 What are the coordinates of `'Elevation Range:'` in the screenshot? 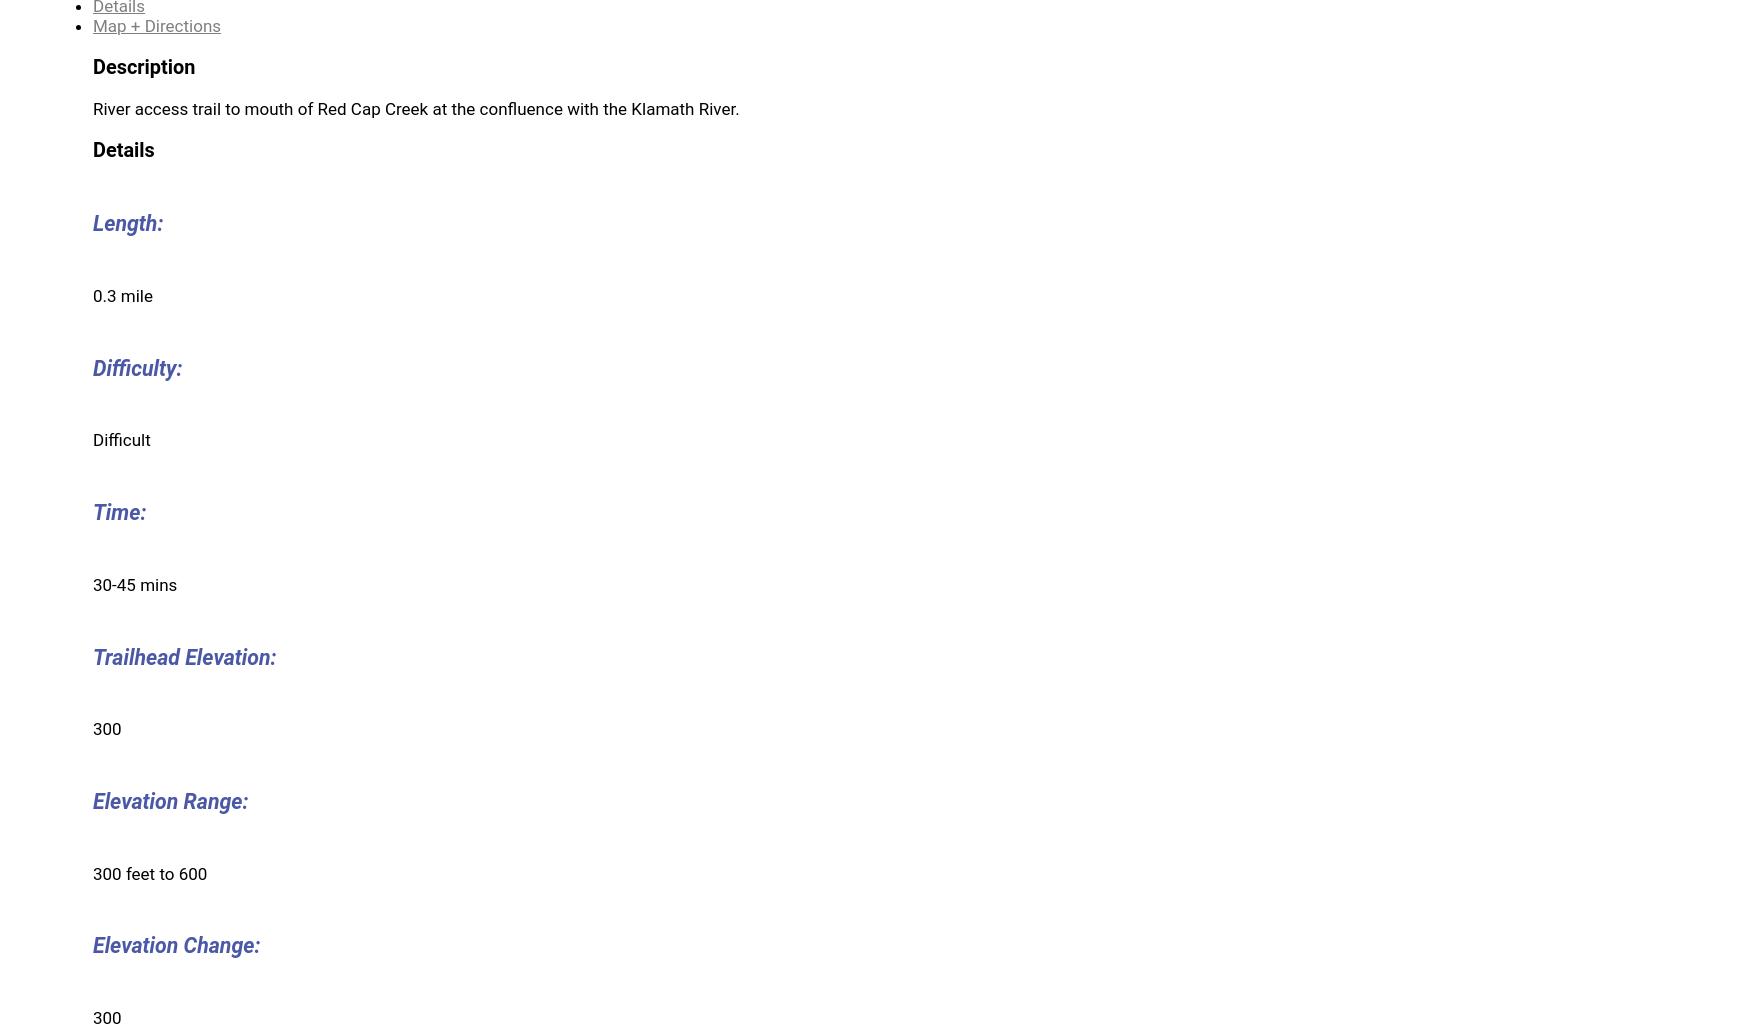 It's located at (169, 799).